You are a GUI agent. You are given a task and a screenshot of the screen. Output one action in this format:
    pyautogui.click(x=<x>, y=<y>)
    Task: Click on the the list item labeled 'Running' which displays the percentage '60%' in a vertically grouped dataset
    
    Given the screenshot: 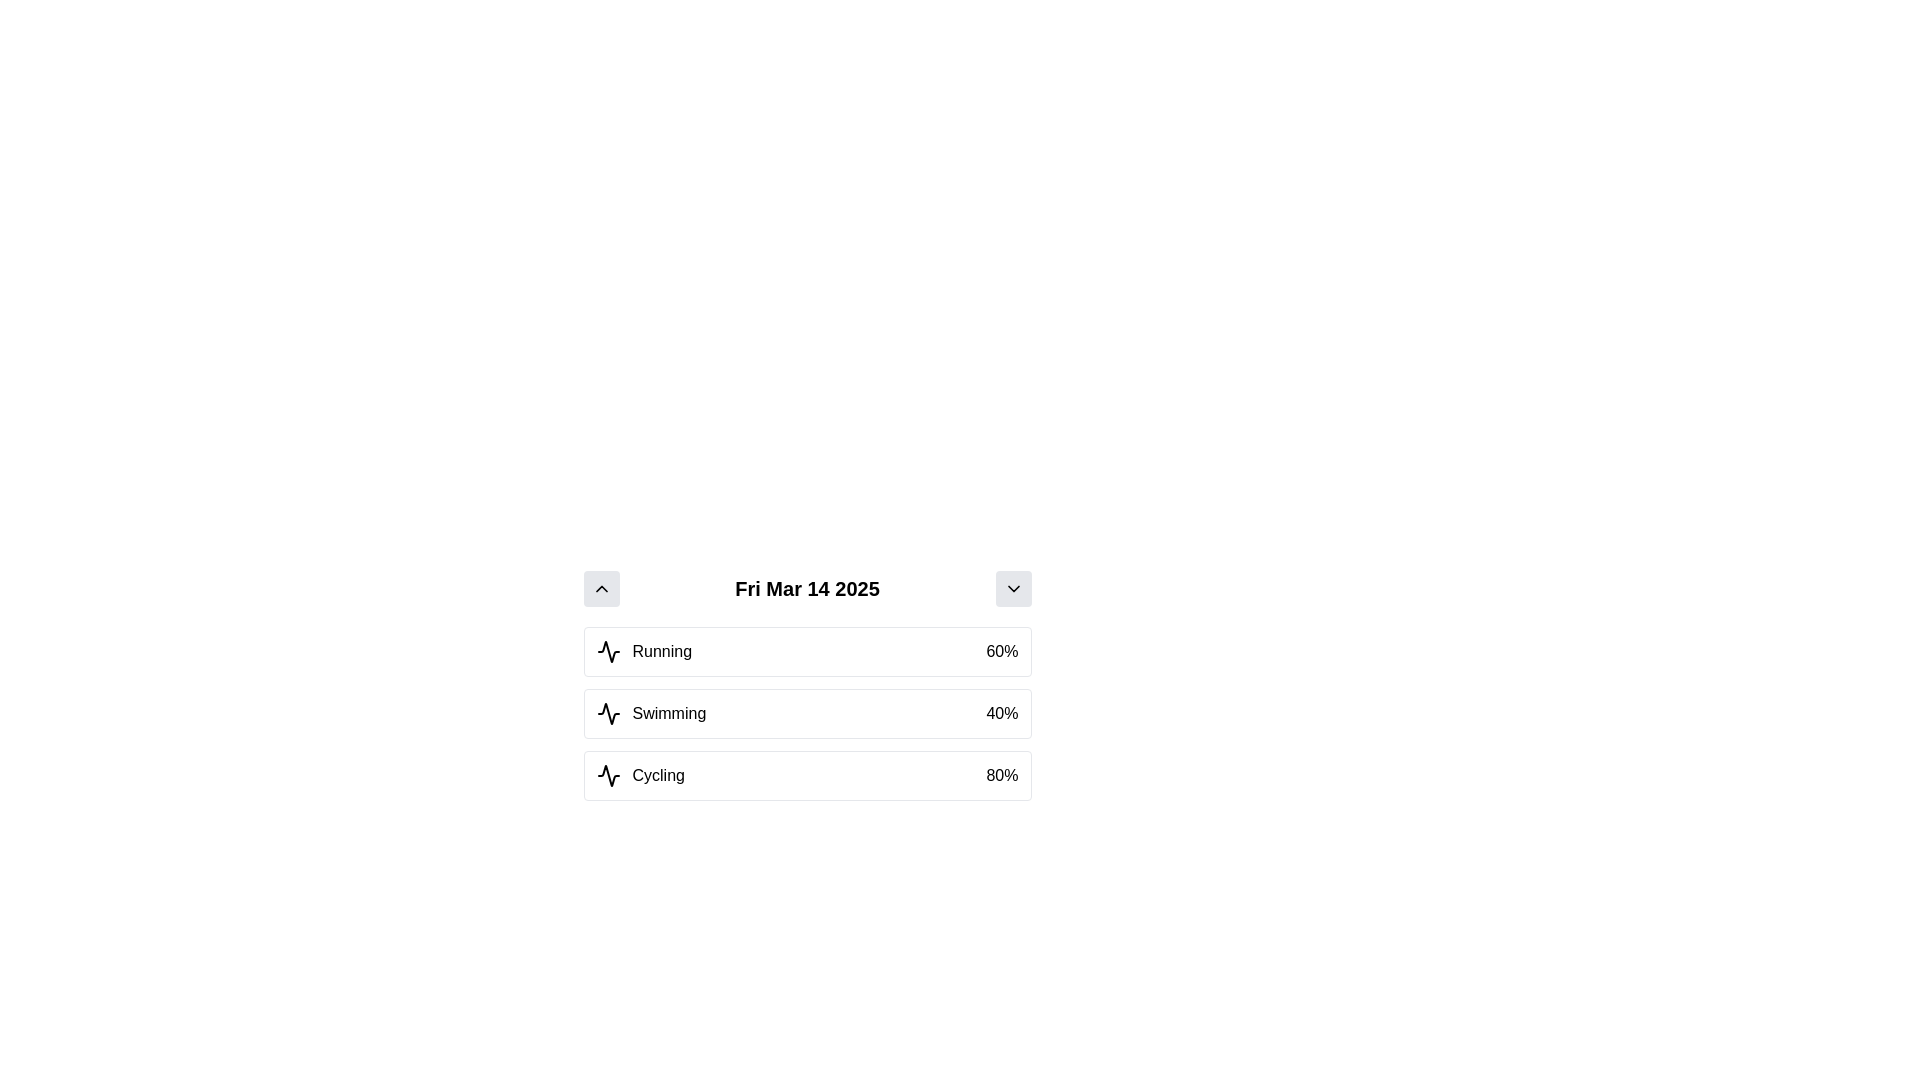 What is the action you would take?
    pyautogui.click(x=807, y=651)
    